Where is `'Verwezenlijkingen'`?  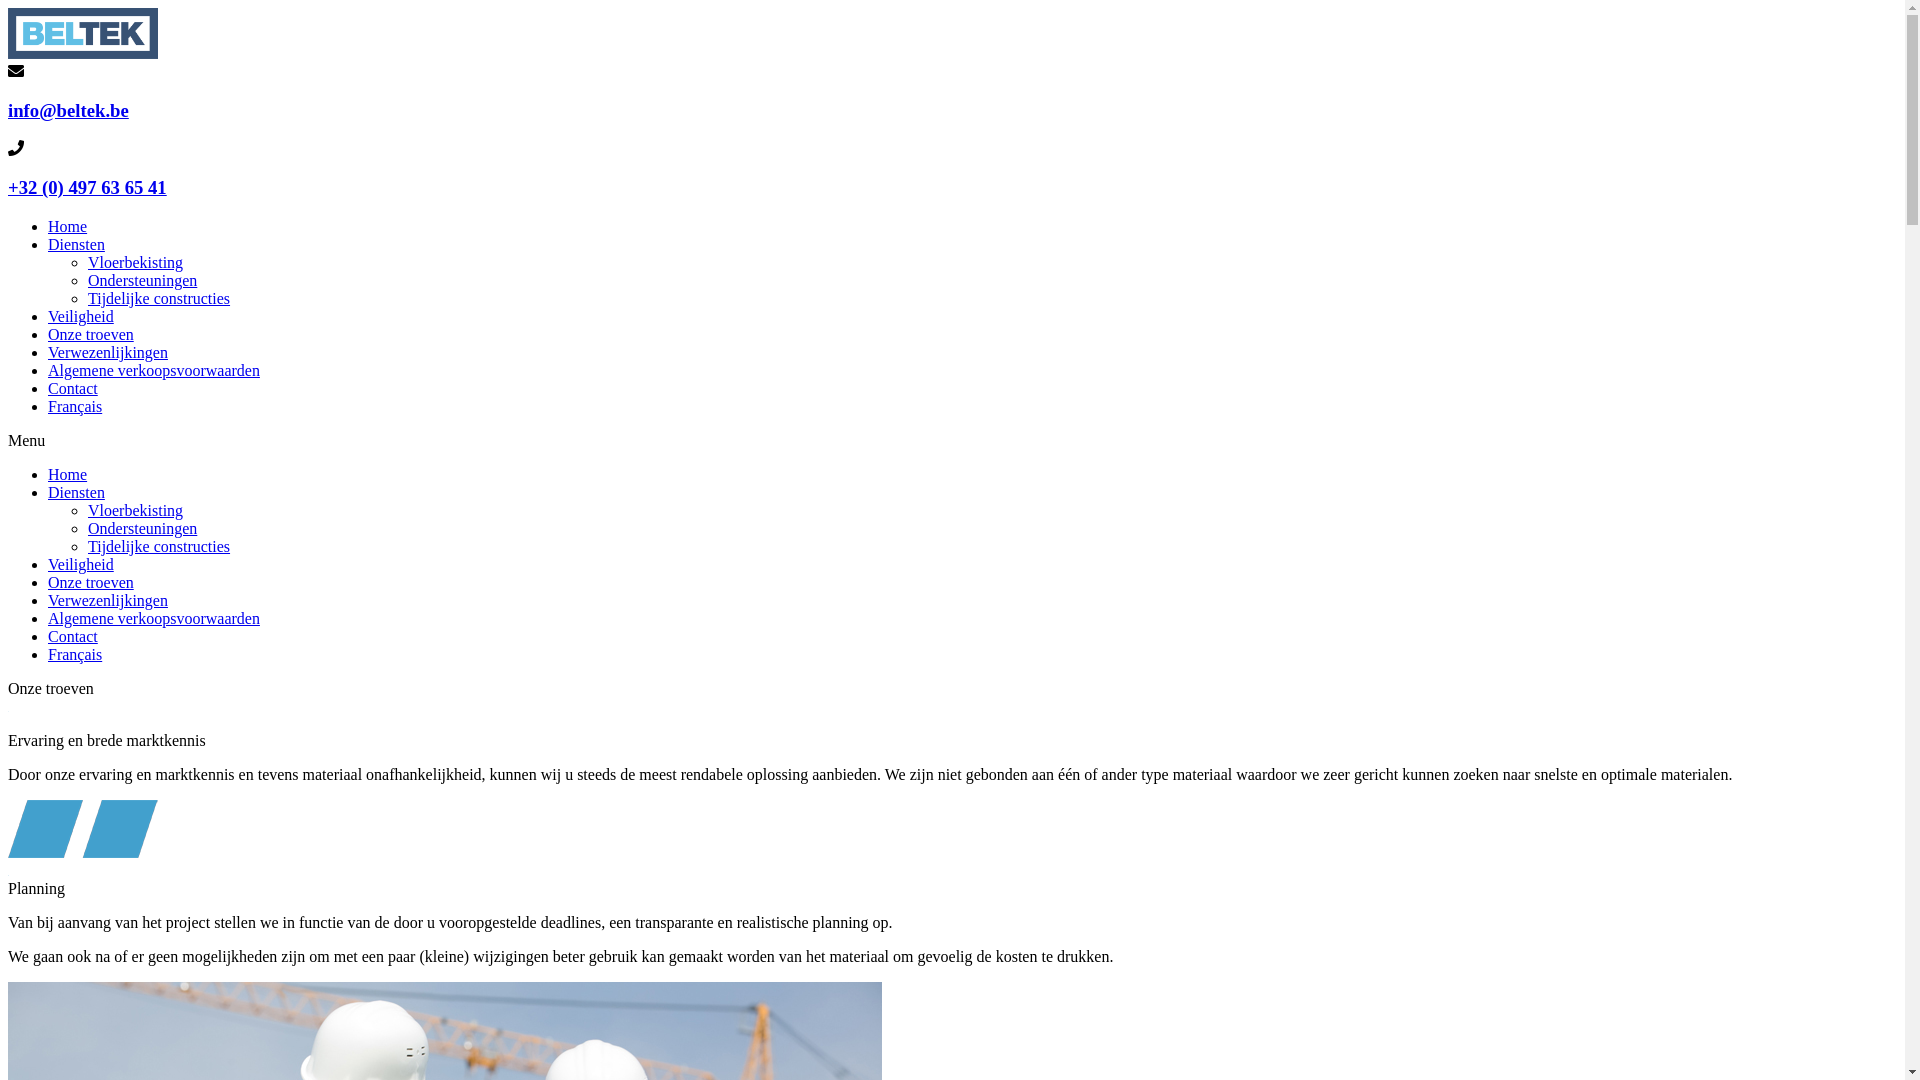
'Verwezenlijkingen' is located at coordinates (106, 599).